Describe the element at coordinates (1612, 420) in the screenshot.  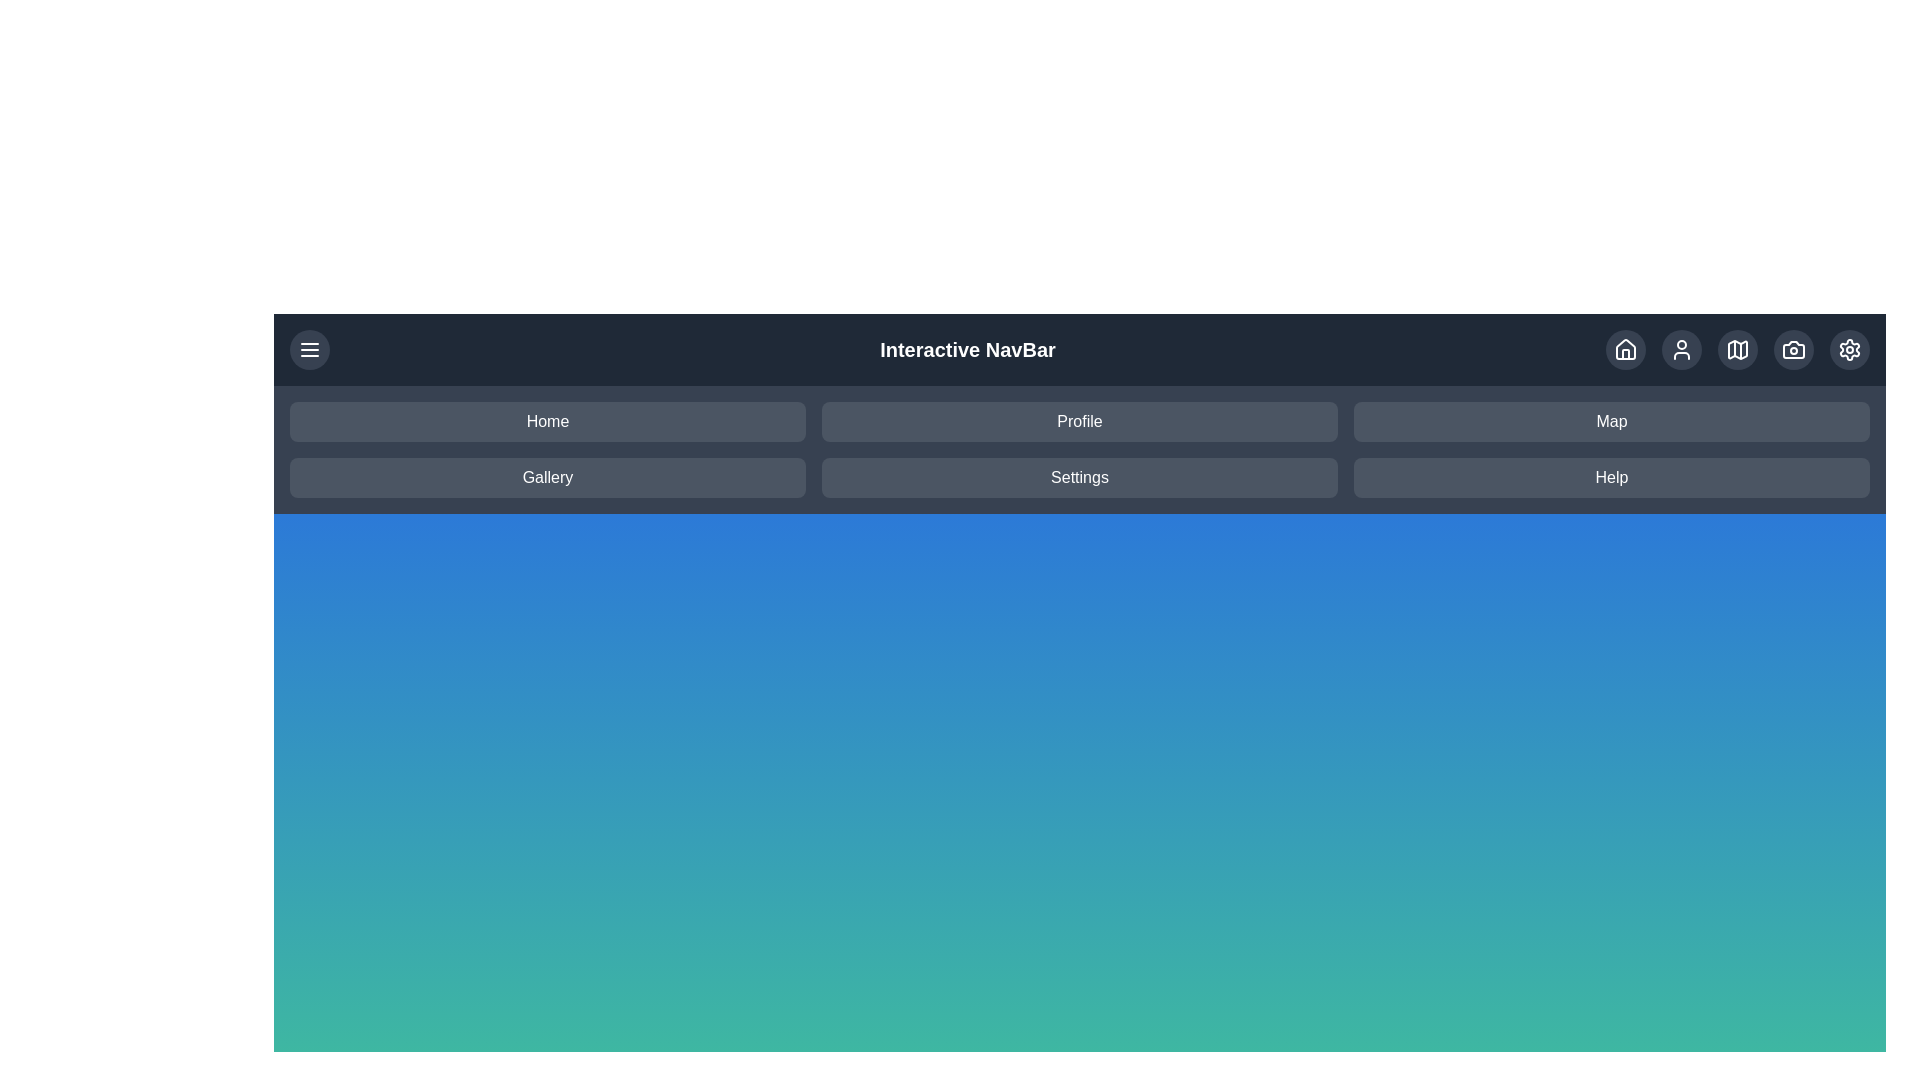
I see `the menu item labeled Map` at that location.